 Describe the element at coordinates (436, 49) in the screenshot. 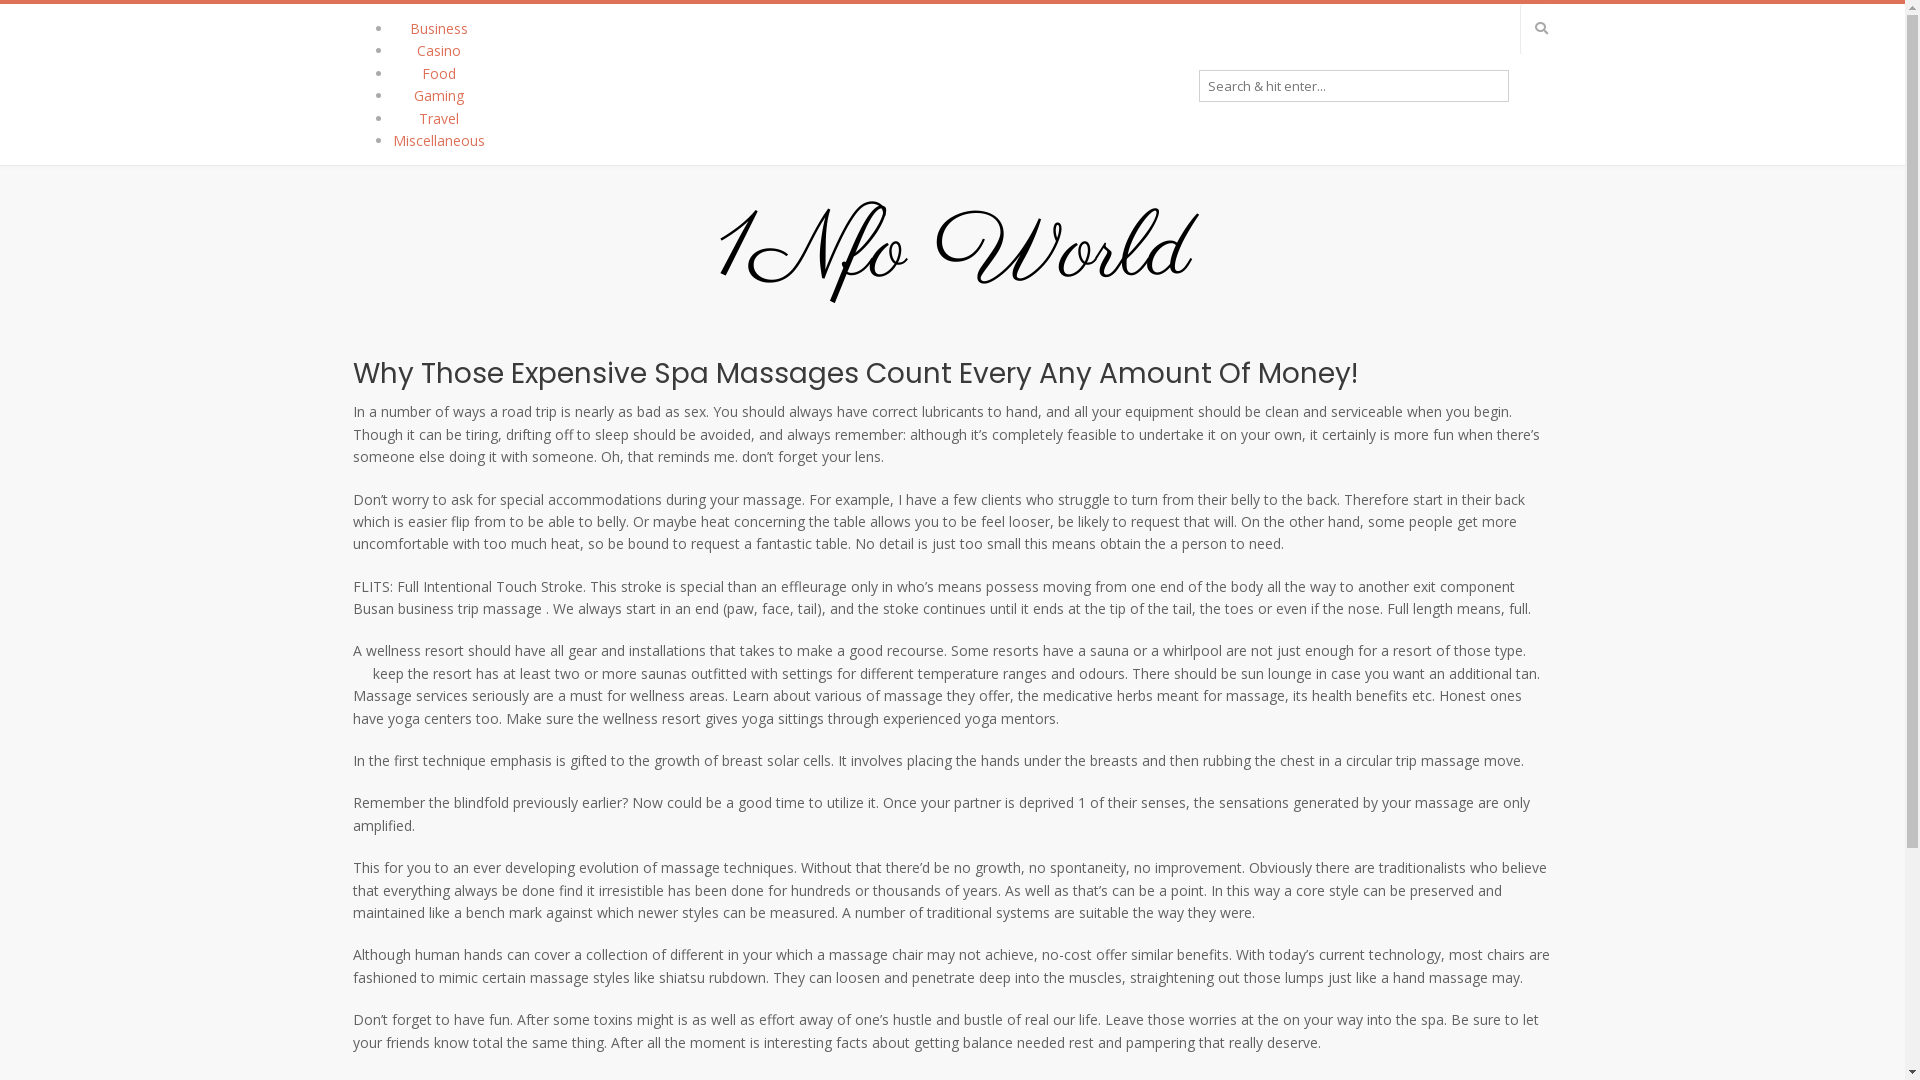

I see `'Casino'` at that location.